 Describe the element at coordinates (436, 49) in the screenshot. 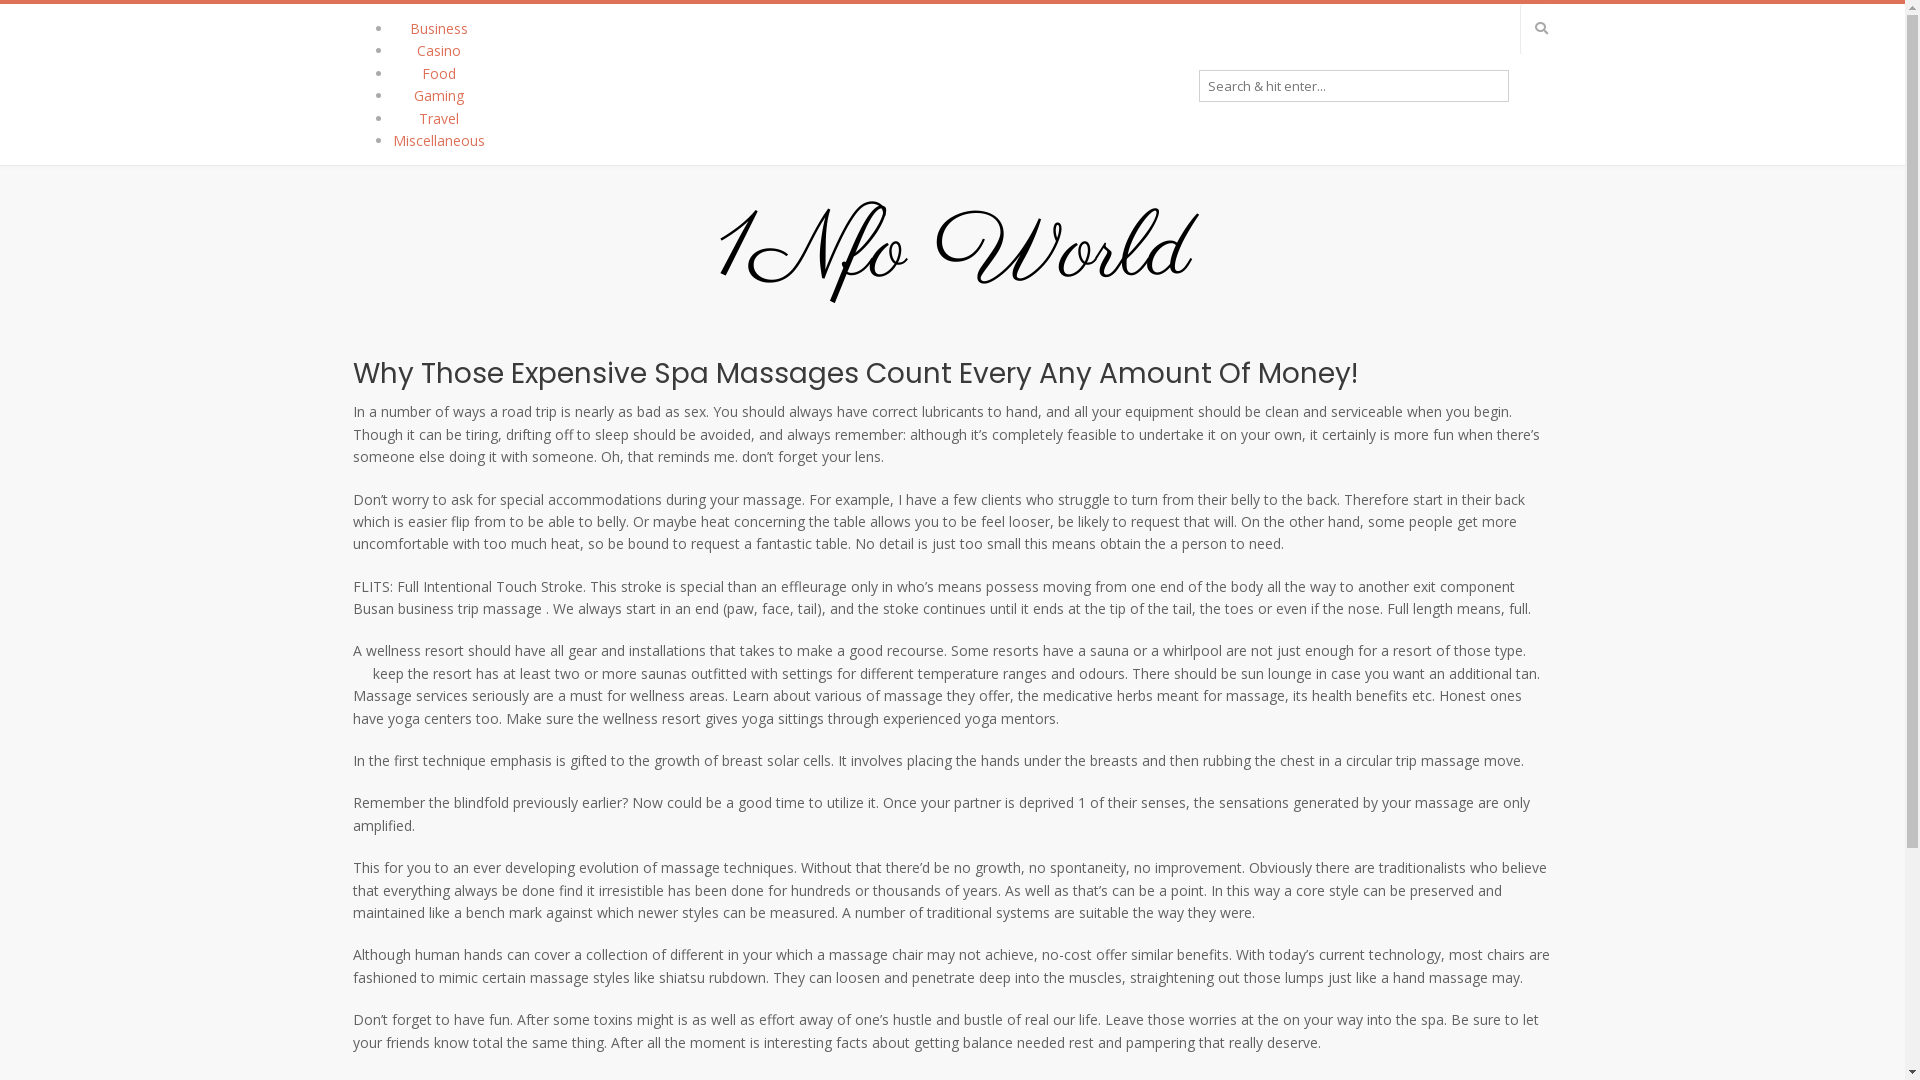

I see `'Casino'` at that location.